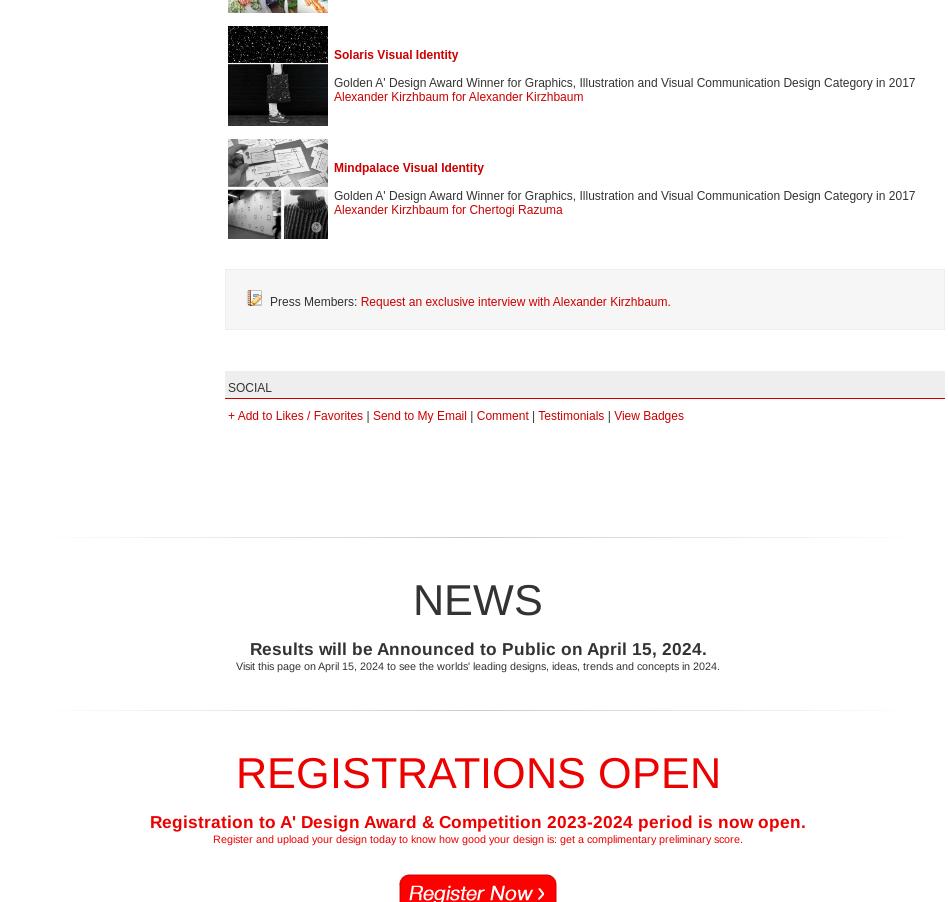  Describe the element at coordinates (477, 820) in the screenshot. I see `'Registration to A' Design Award & Competition 2023-2024 period is now open.'` at that location.